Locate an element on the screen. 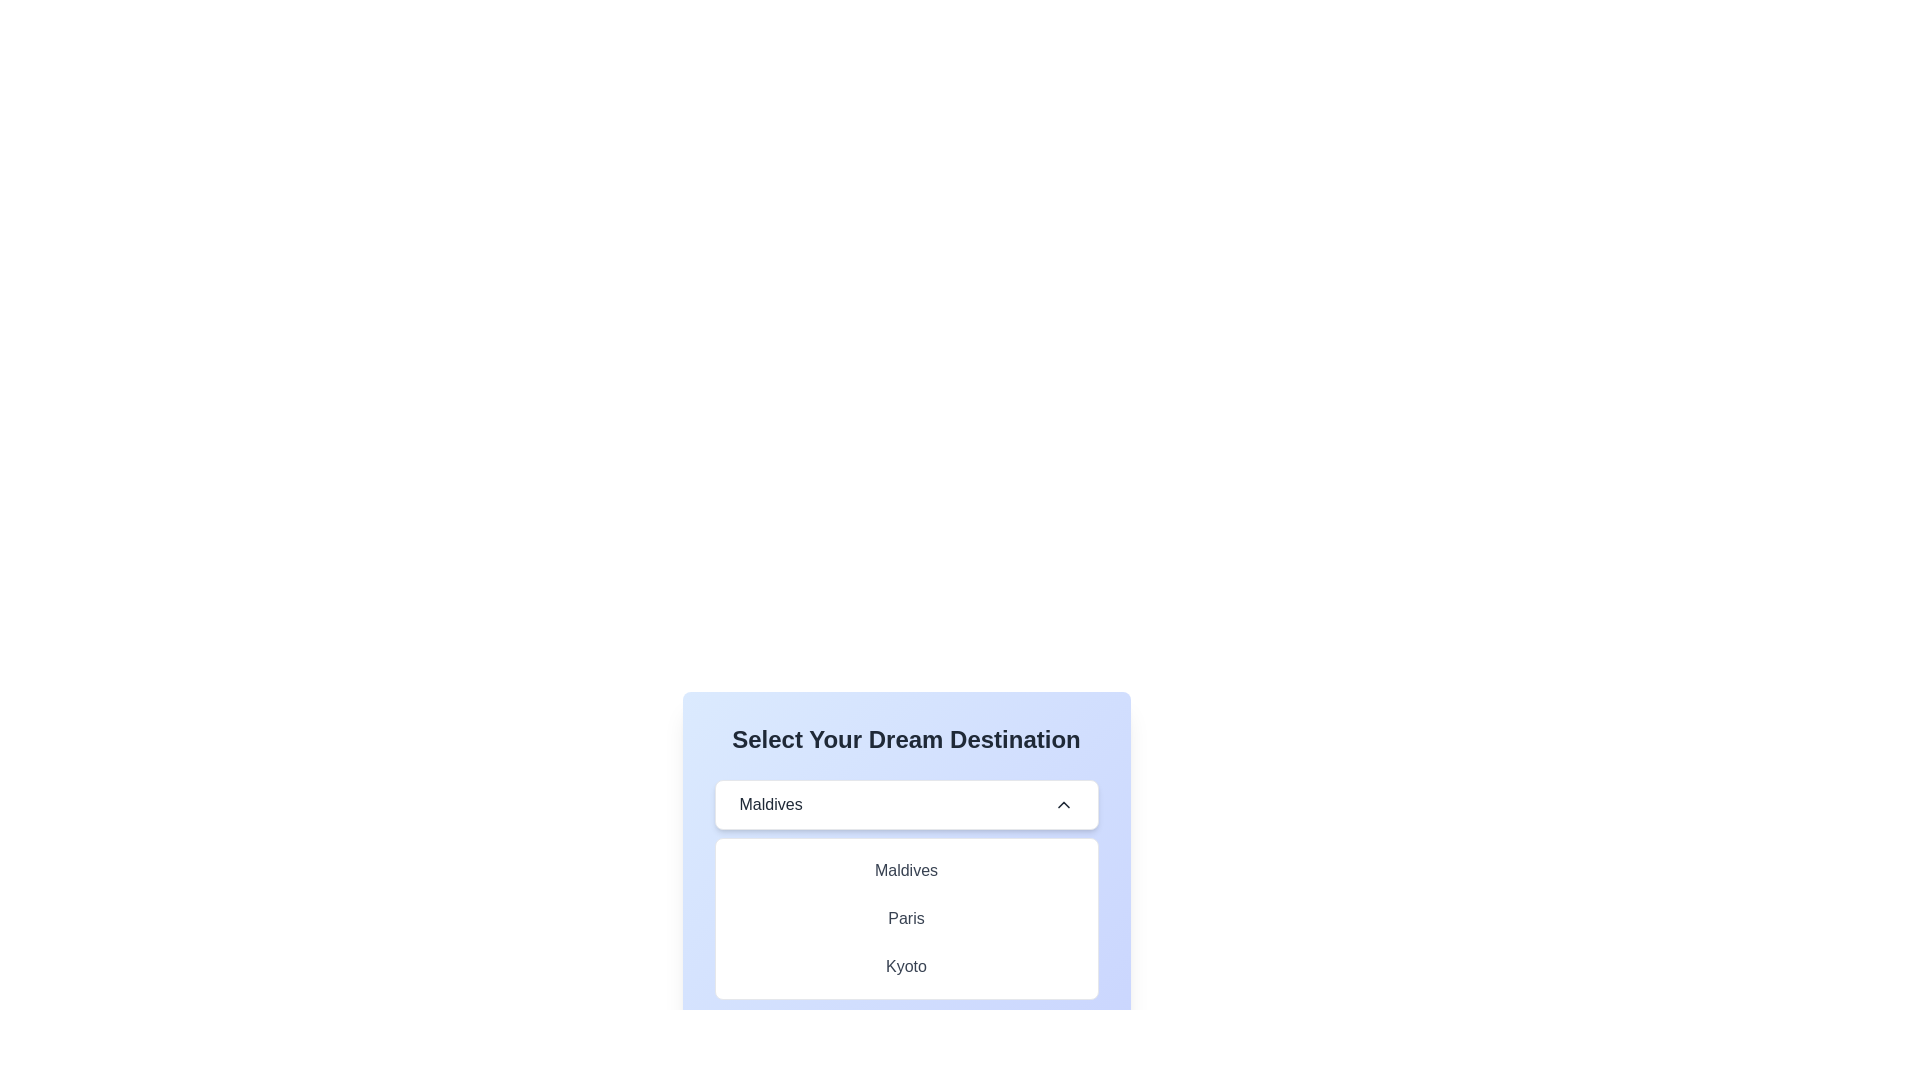  the 'Paris' option in the dropdown menu to change its background and text color is located at coordinates (905, 918).